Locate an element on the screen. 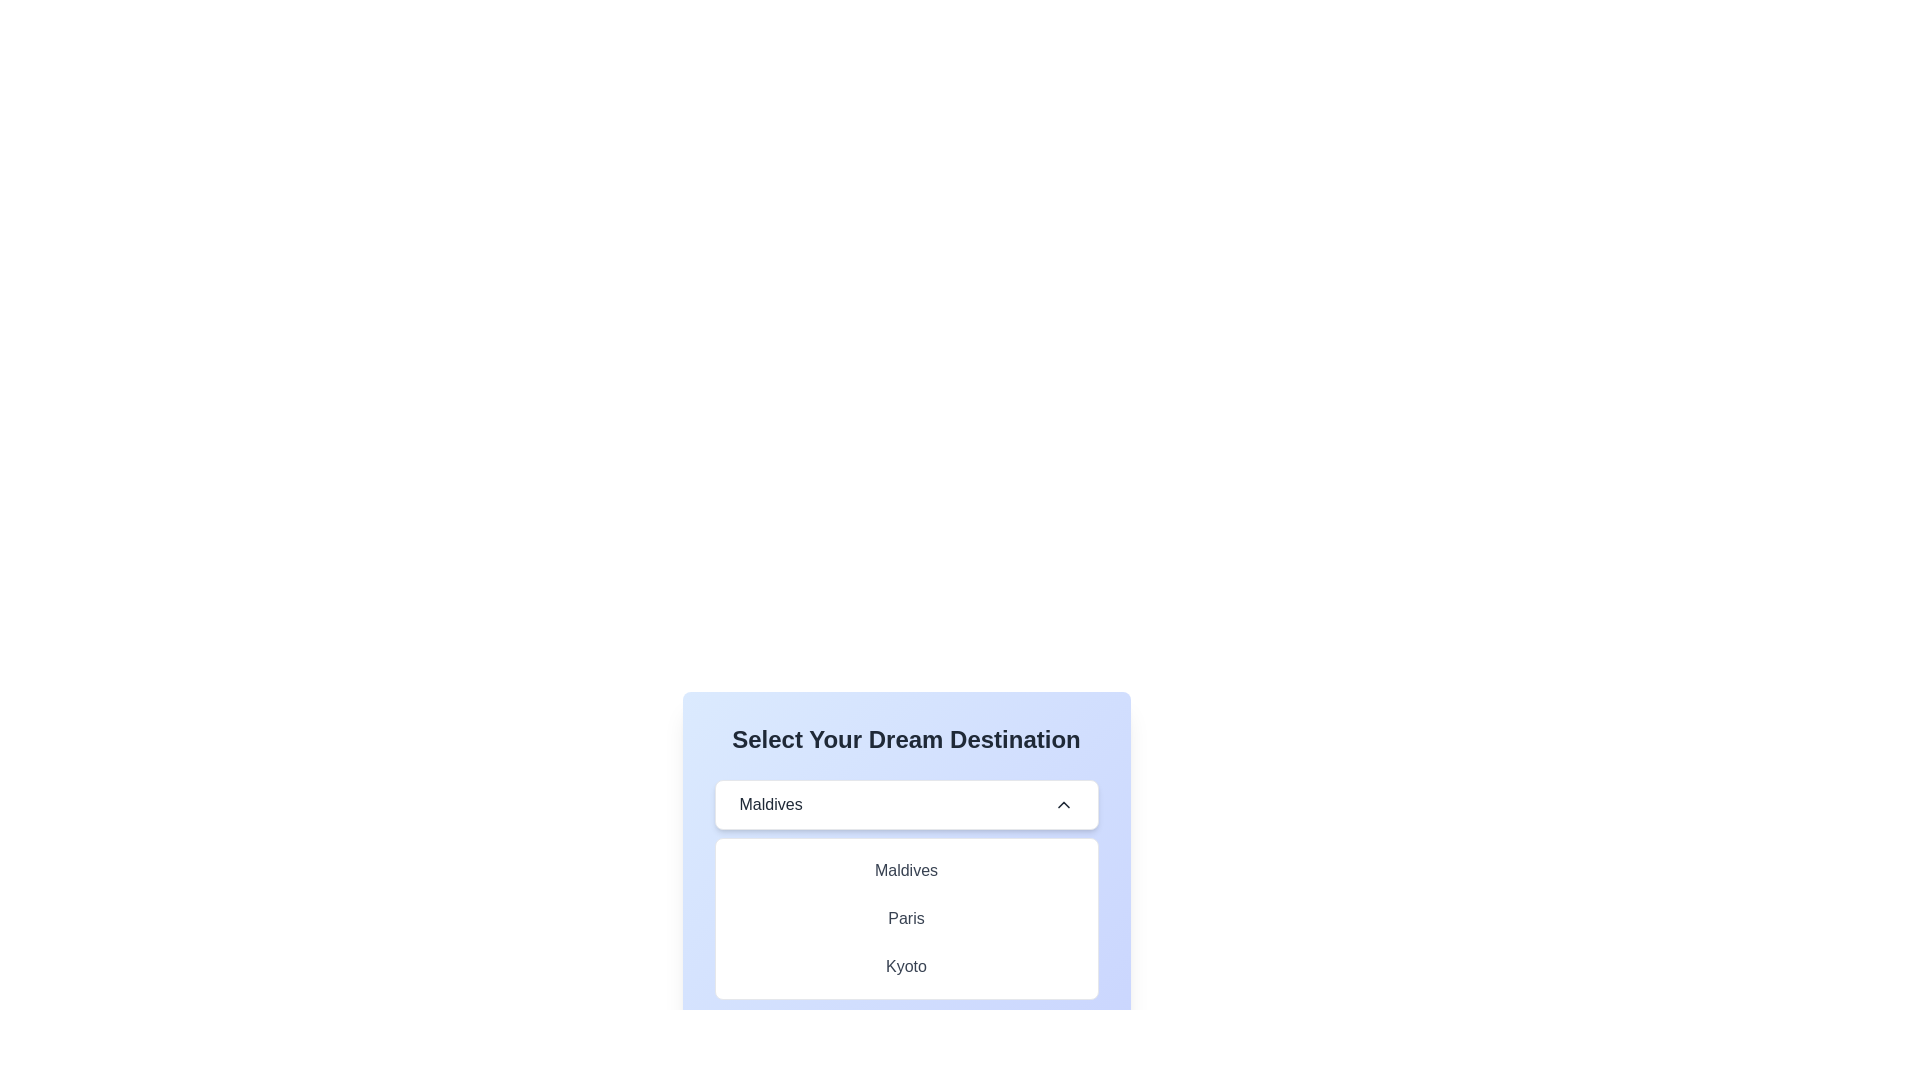  the 'Paris' option in the dropdown menu to change its background and text color is located at coordinates (905, 918).